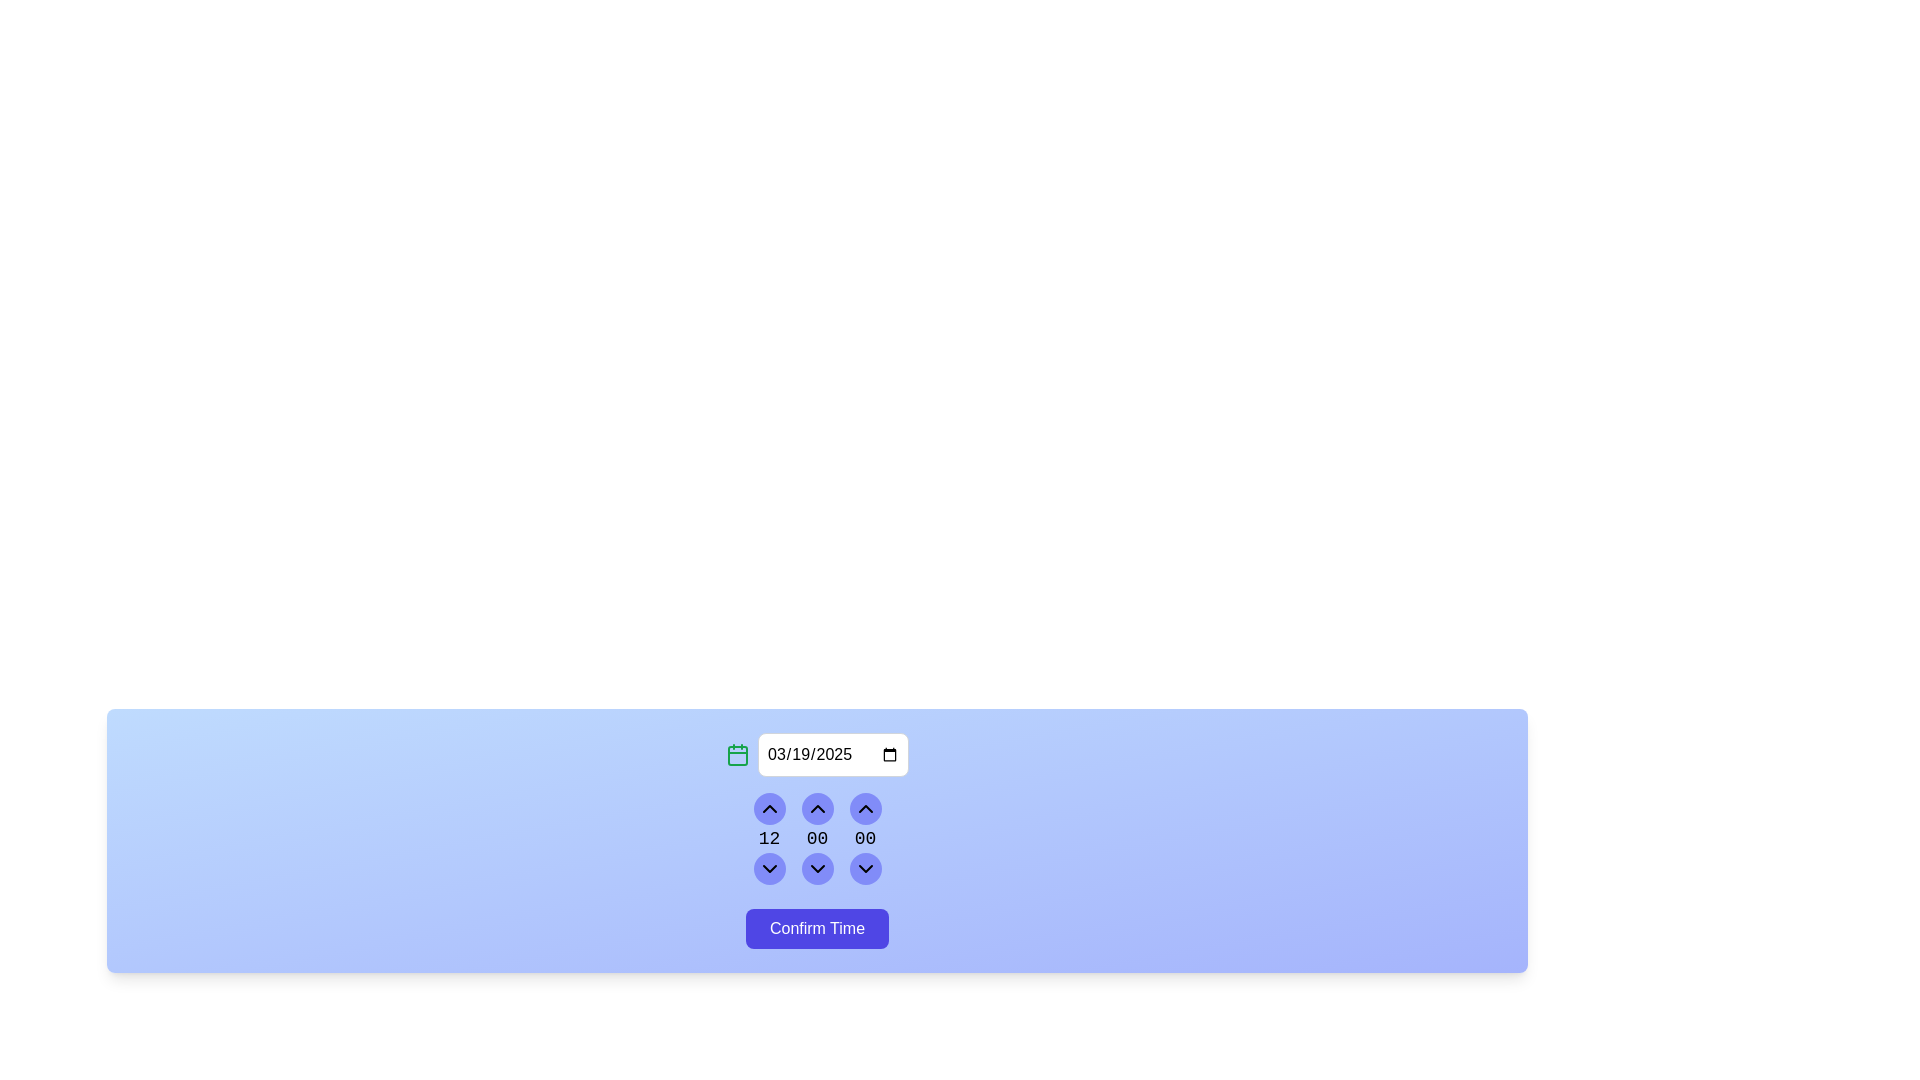 The width and height of the screenshot is (1920, 1080). I want to click on the increment button for the time unit selector, located at the top of the rightmost column in the vertical layout, so click(865, 808).